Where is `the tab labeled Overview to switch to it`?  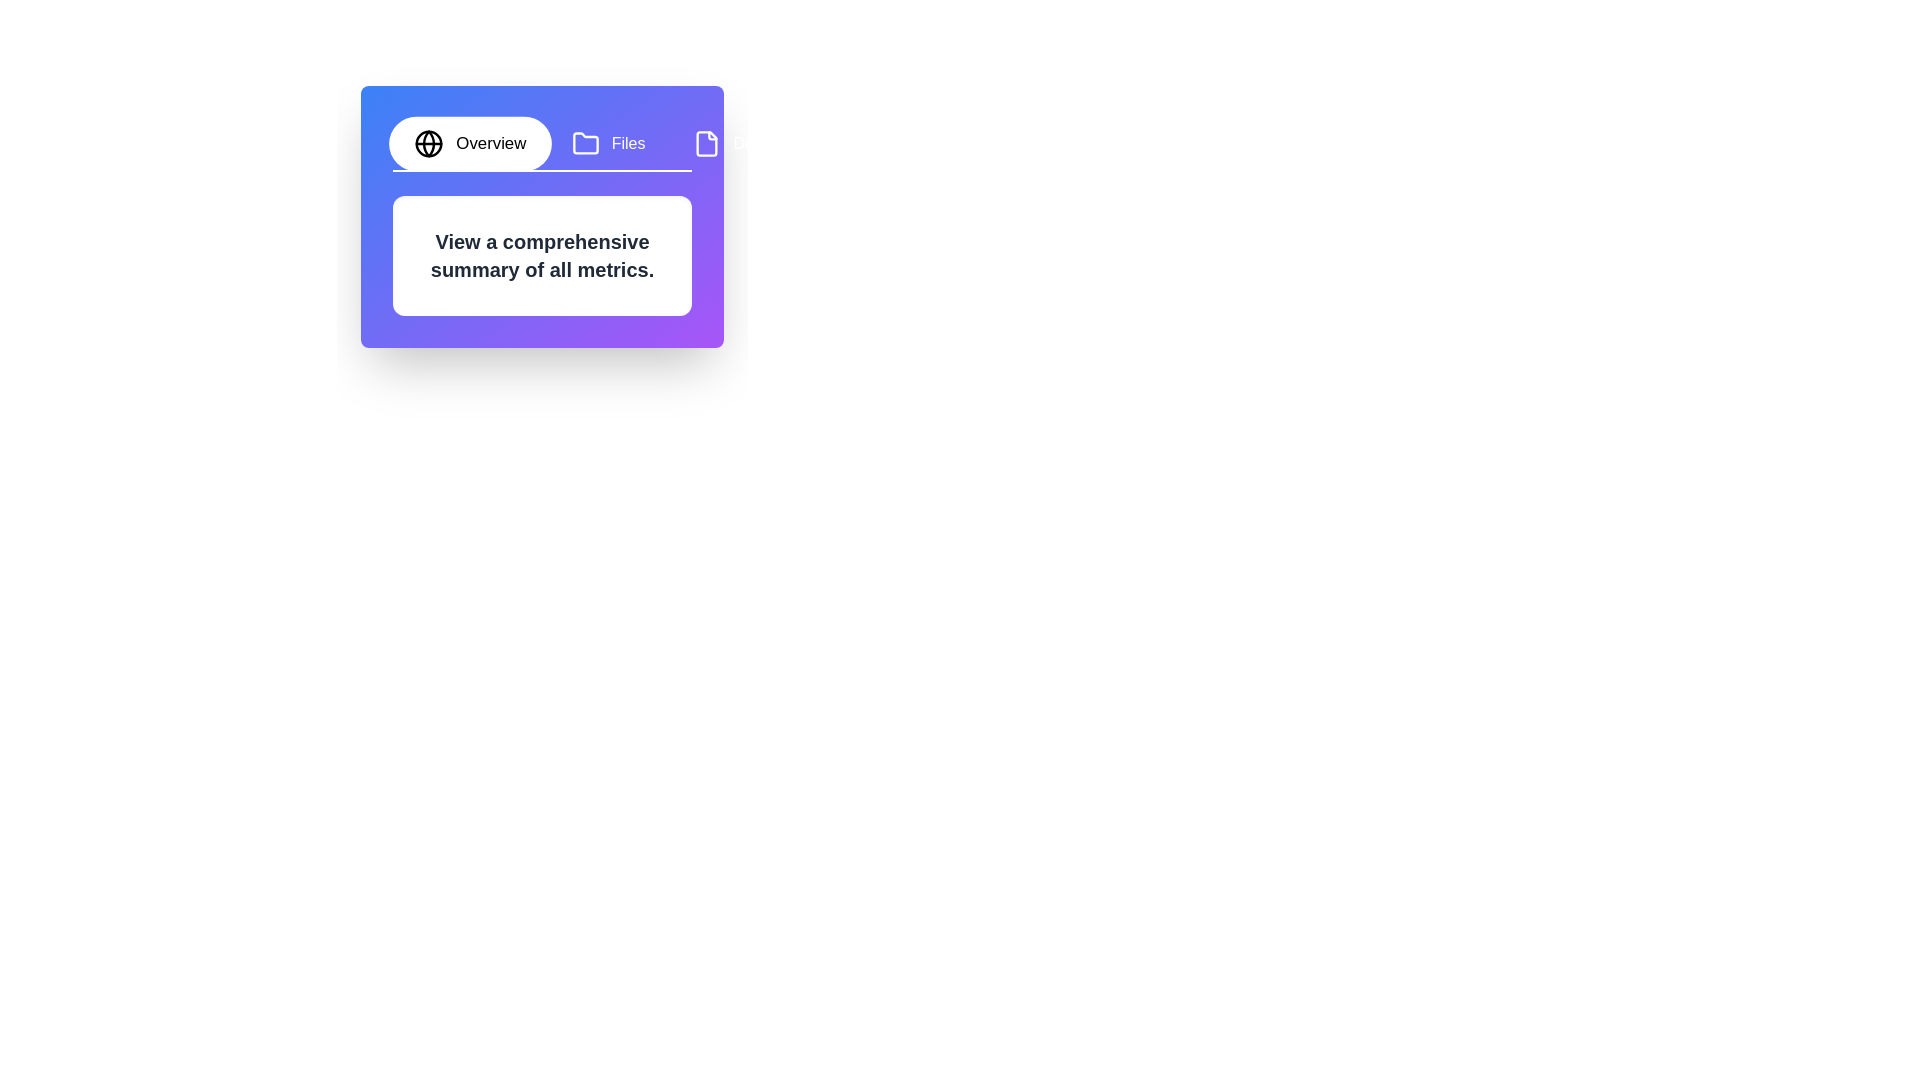 the tab labeled Overview to switch to it is located at coordinates (469, 142).